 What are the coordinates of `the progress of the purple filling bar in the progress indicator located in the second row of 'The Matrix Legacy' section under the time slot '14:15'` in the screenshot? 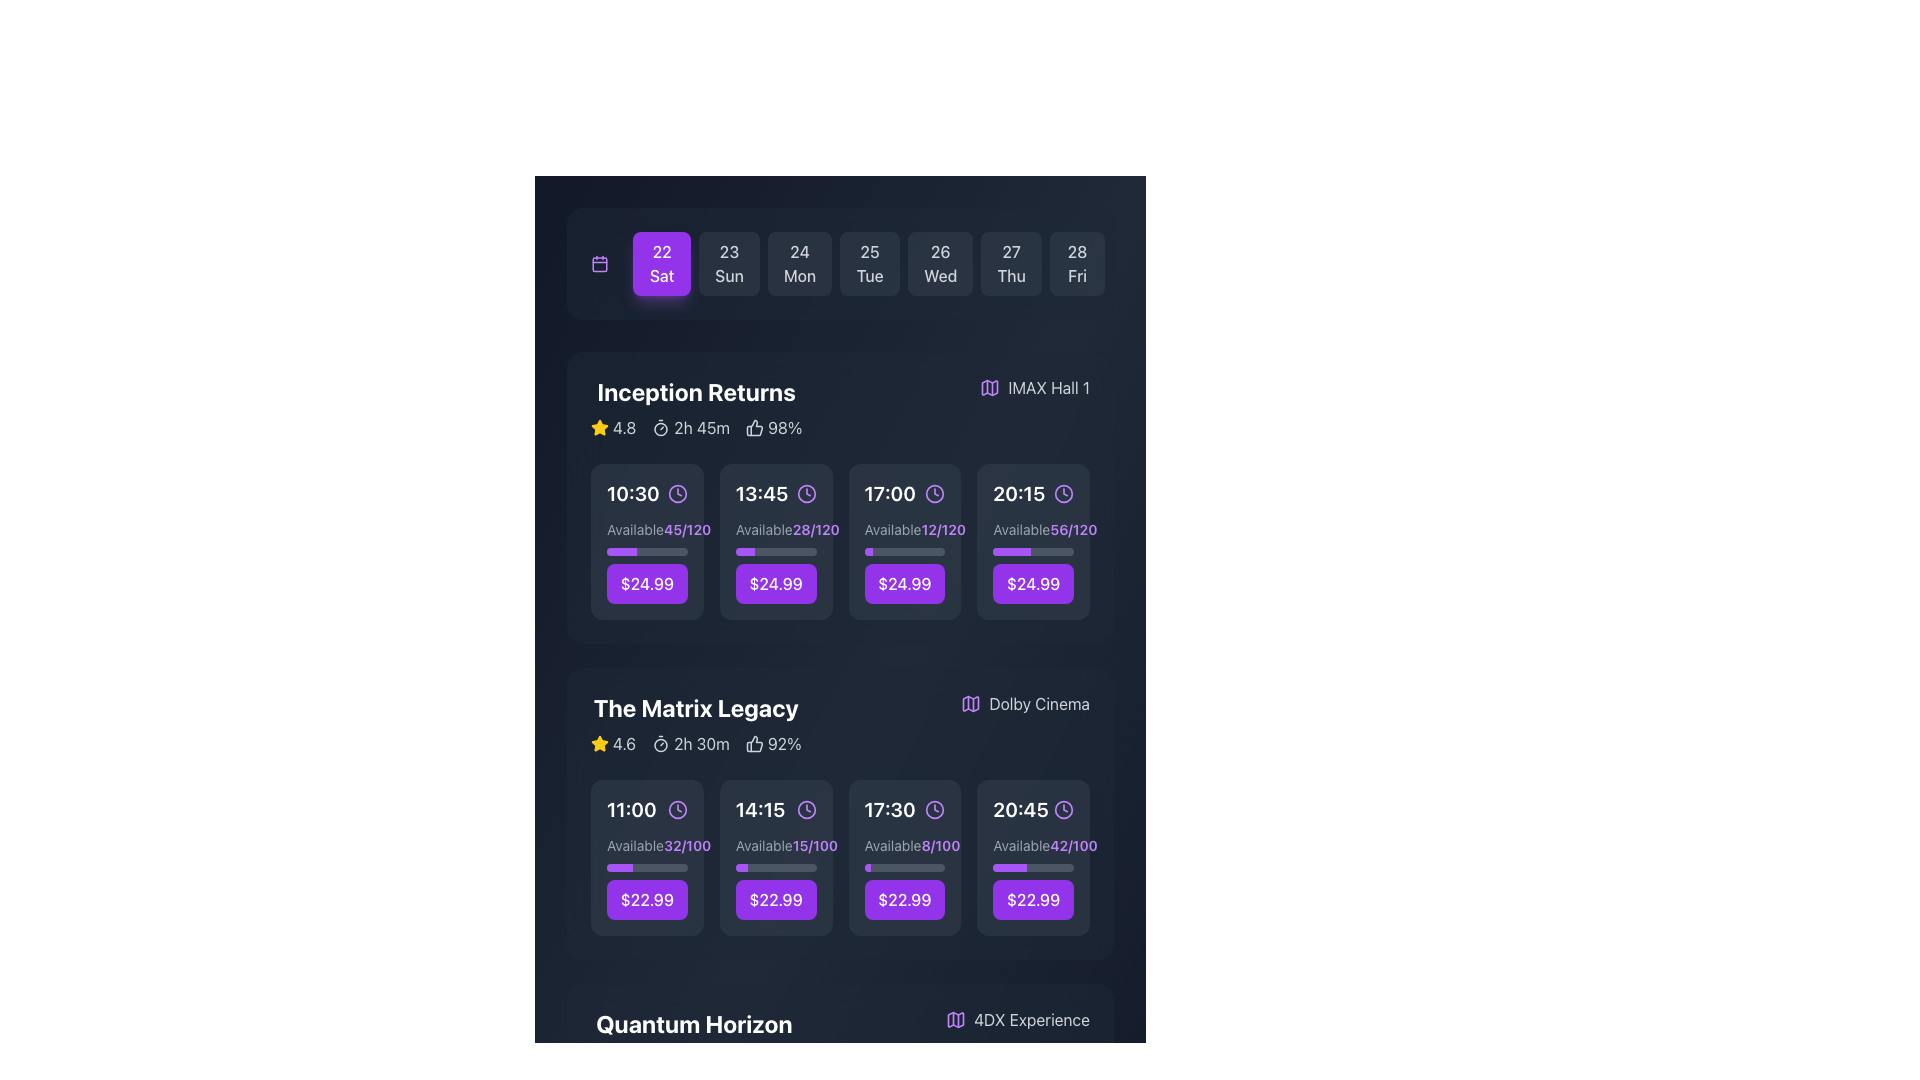 It's located at (775, 866).